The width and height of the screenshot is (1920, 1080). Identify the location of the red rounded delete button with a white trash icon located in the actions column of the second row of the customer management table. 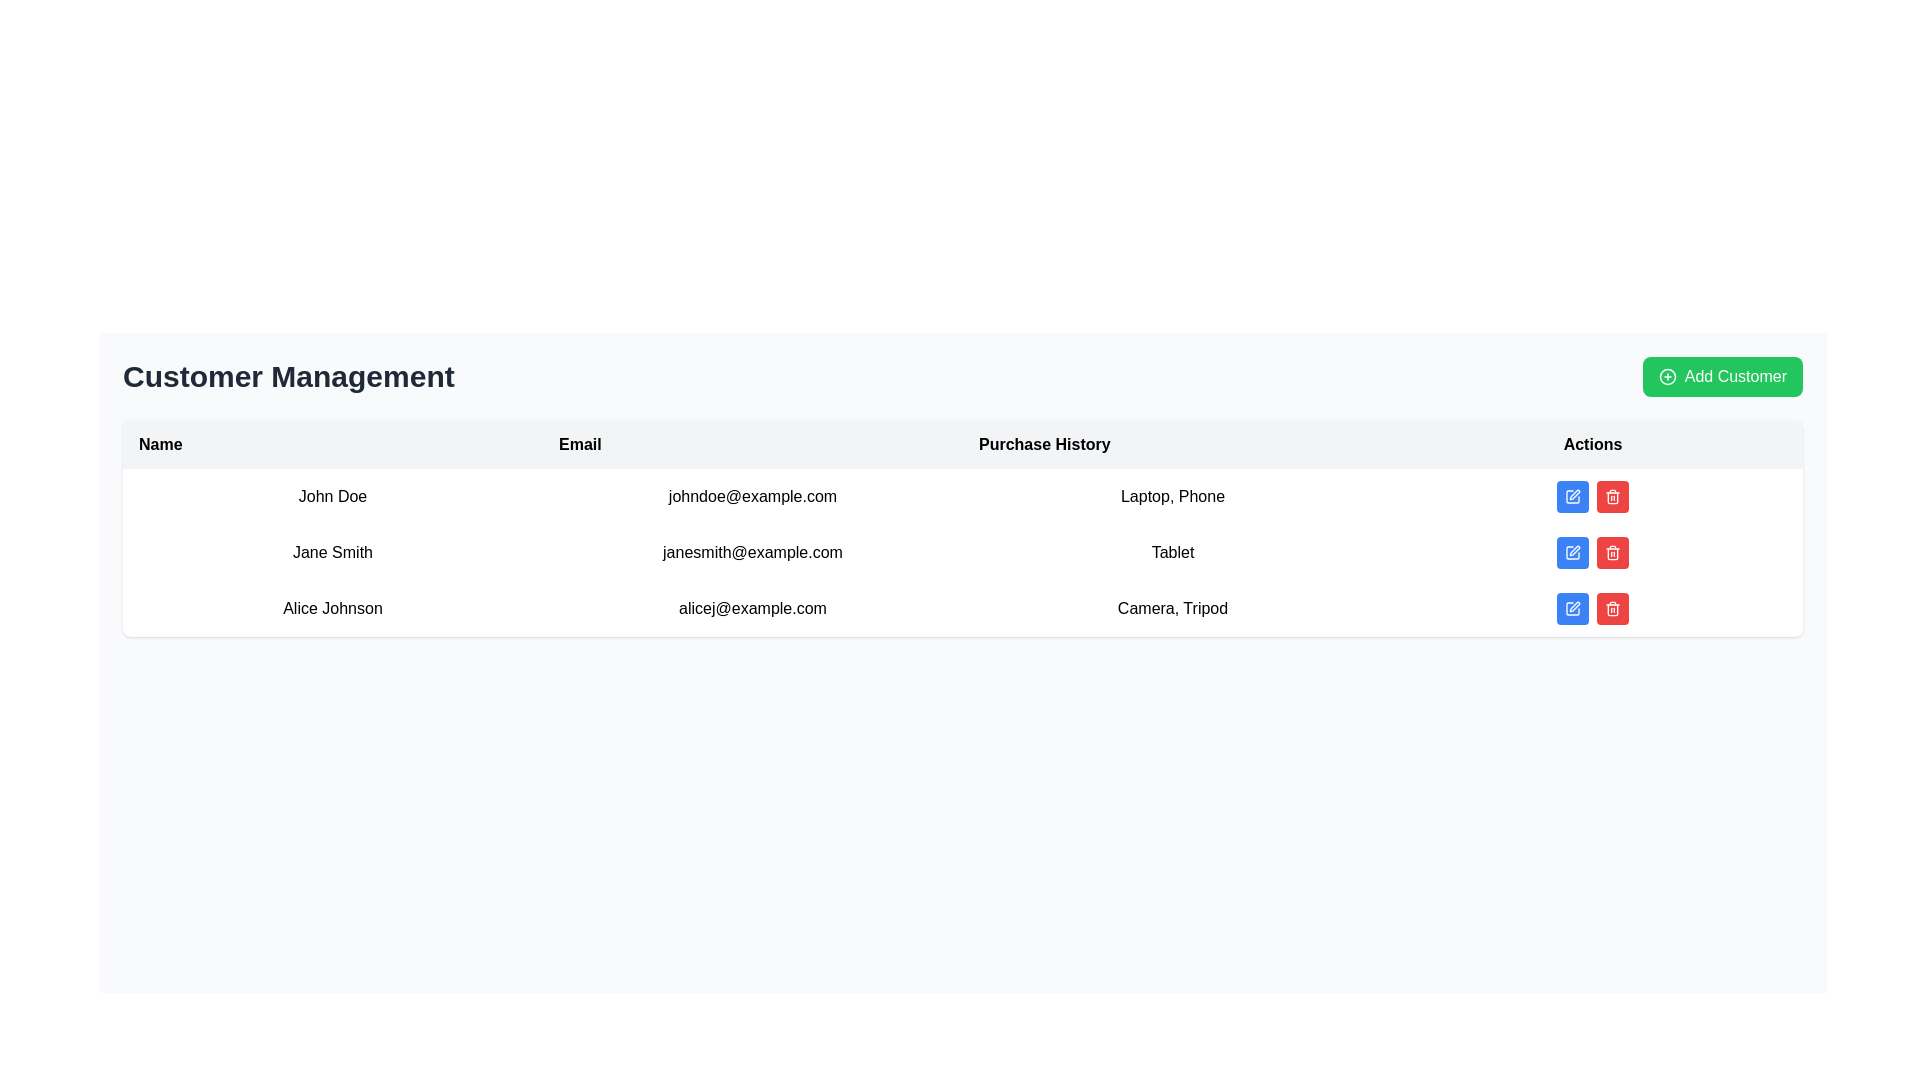
(1612, 552).